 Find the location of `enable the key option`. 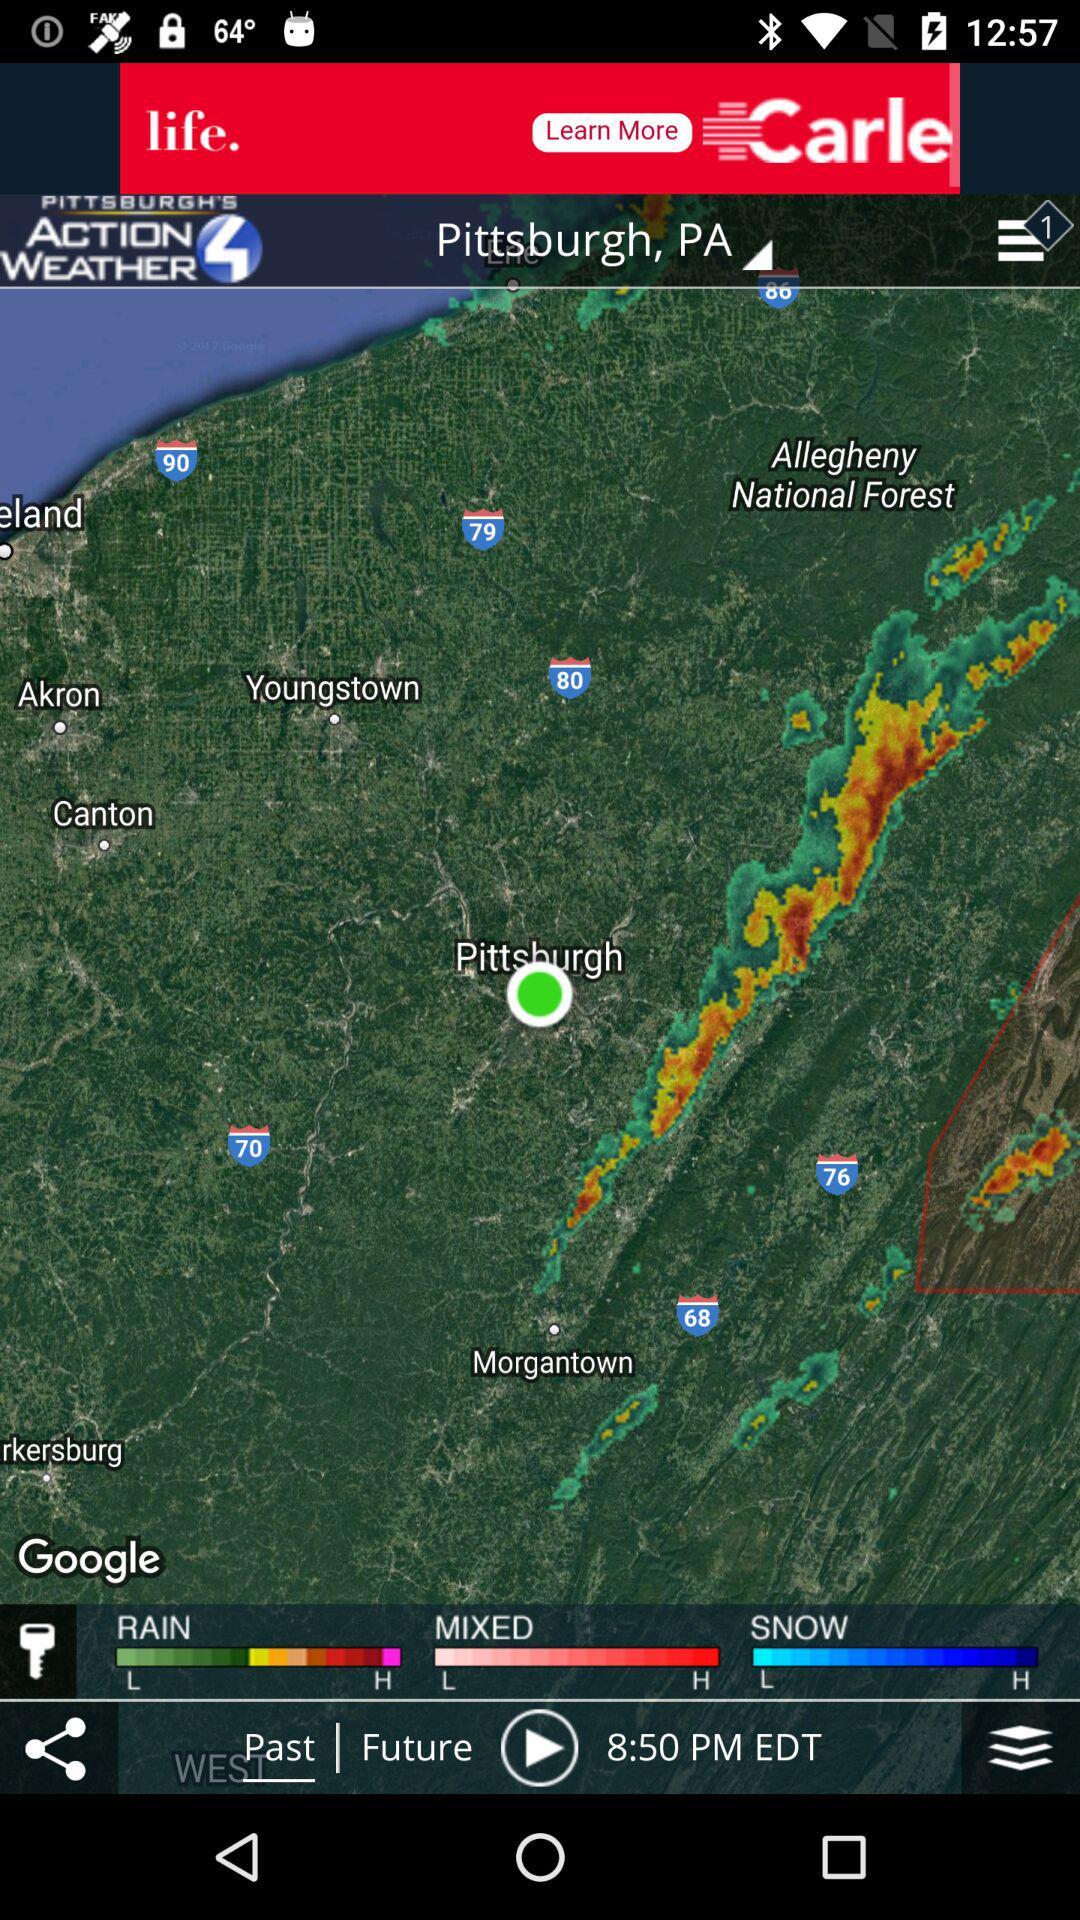

enable the key option is located at coordinates (38, 1651).